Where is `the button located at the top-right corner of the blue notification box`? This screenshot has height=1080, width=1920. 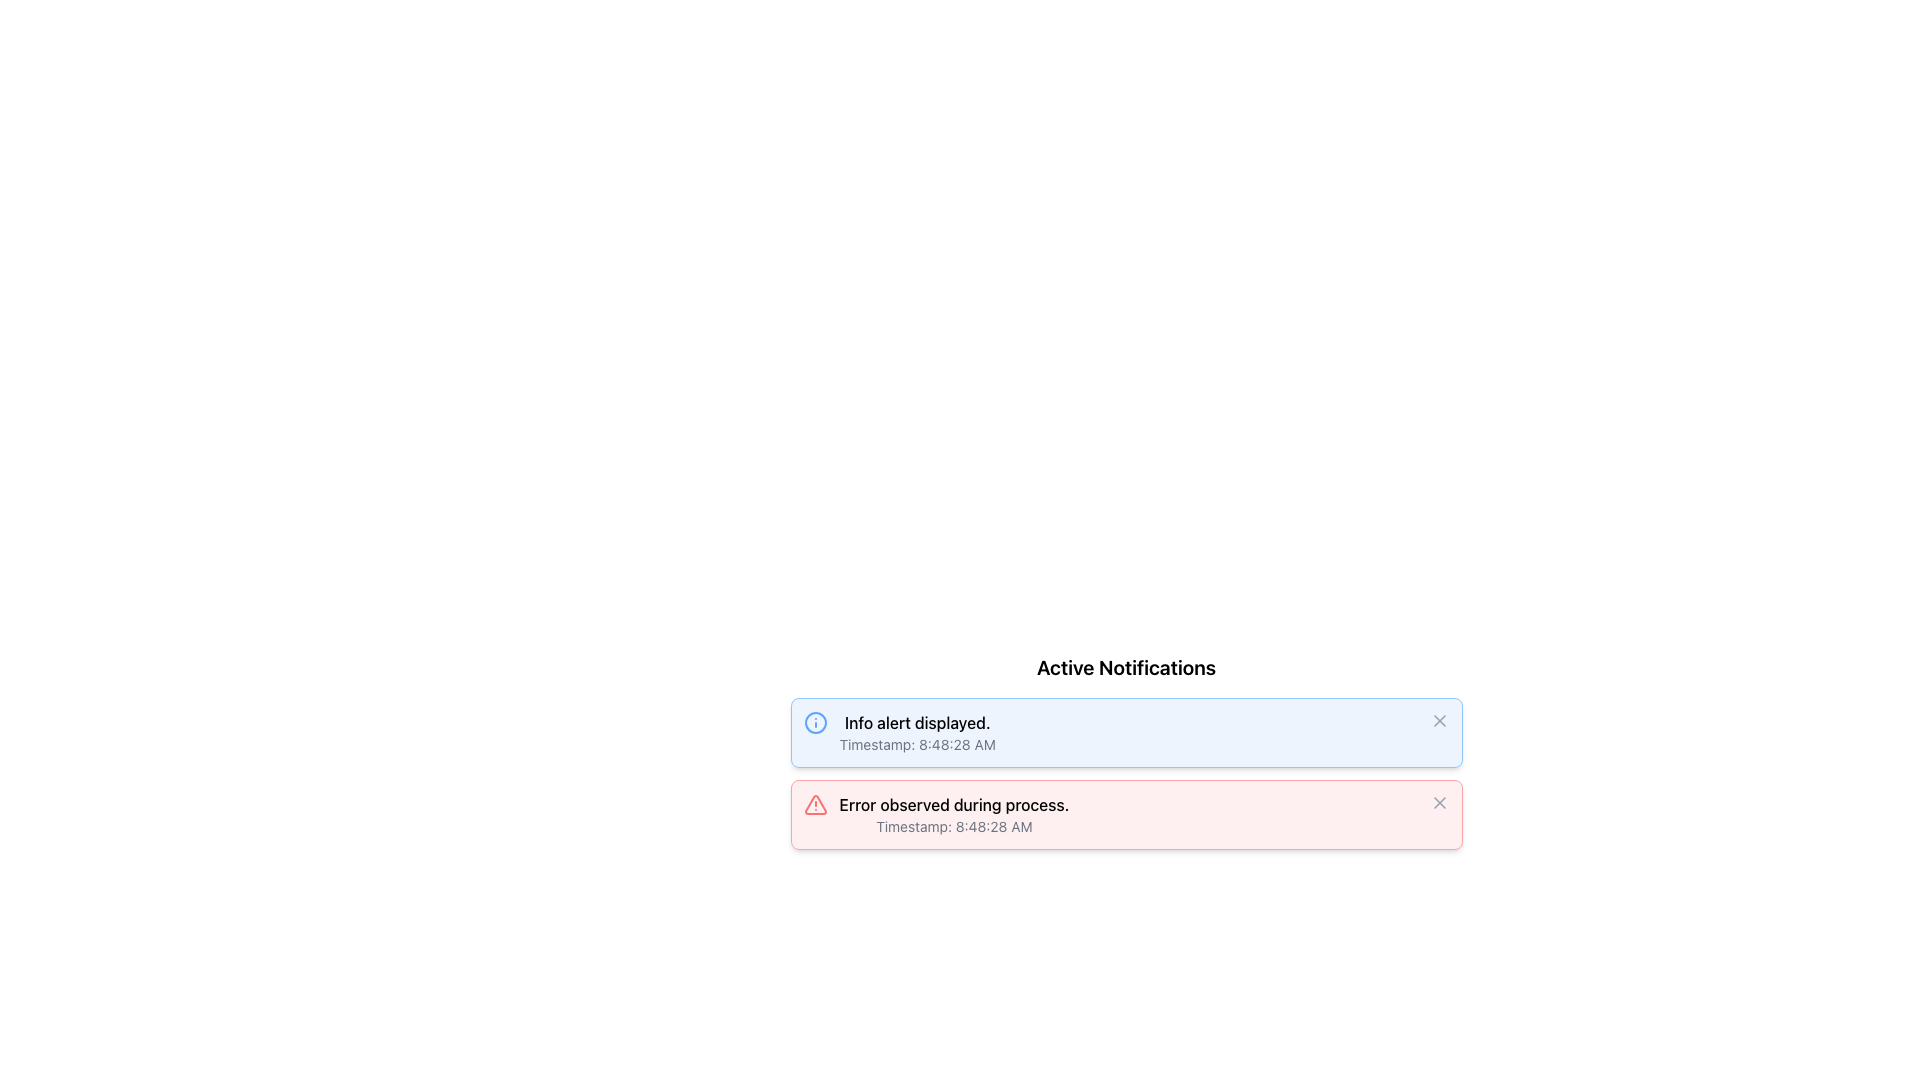 the button located at the top-right corner of the blue notification box is located at coordinates (1438, 721).